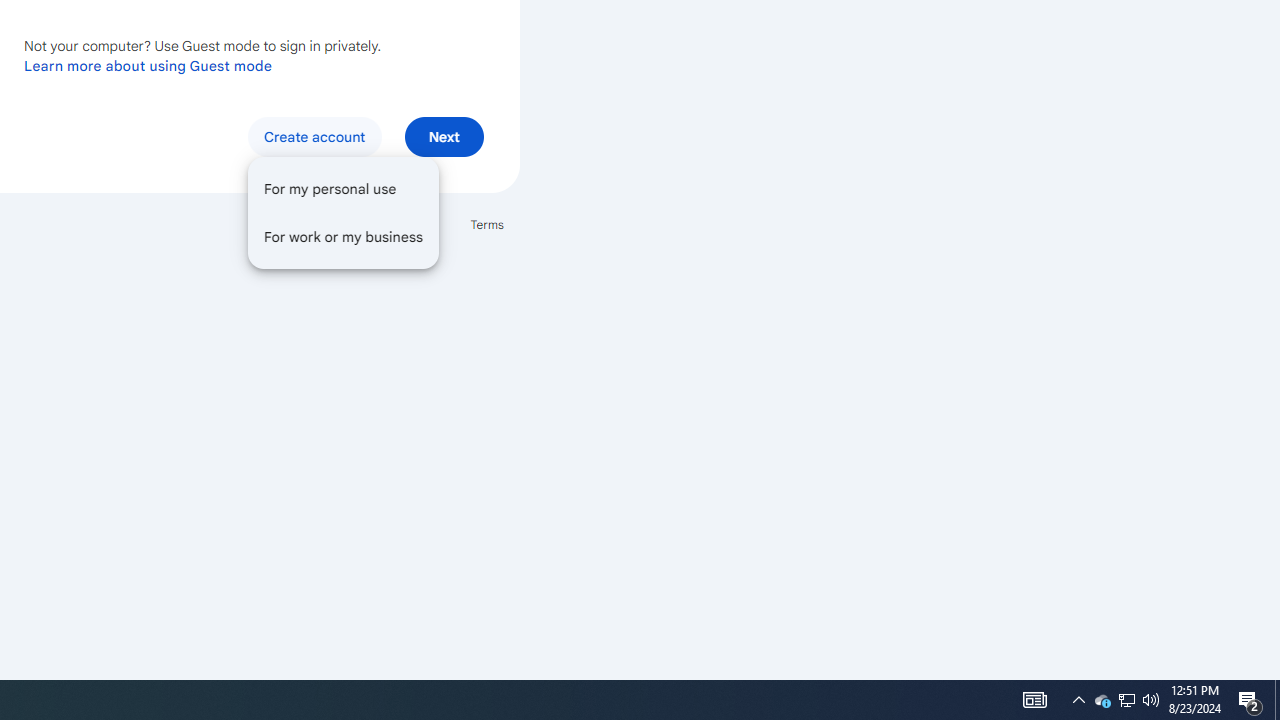 The width and height of the screenshot is (1280, 720). I want to click on 'Create account', so click(313, 135).